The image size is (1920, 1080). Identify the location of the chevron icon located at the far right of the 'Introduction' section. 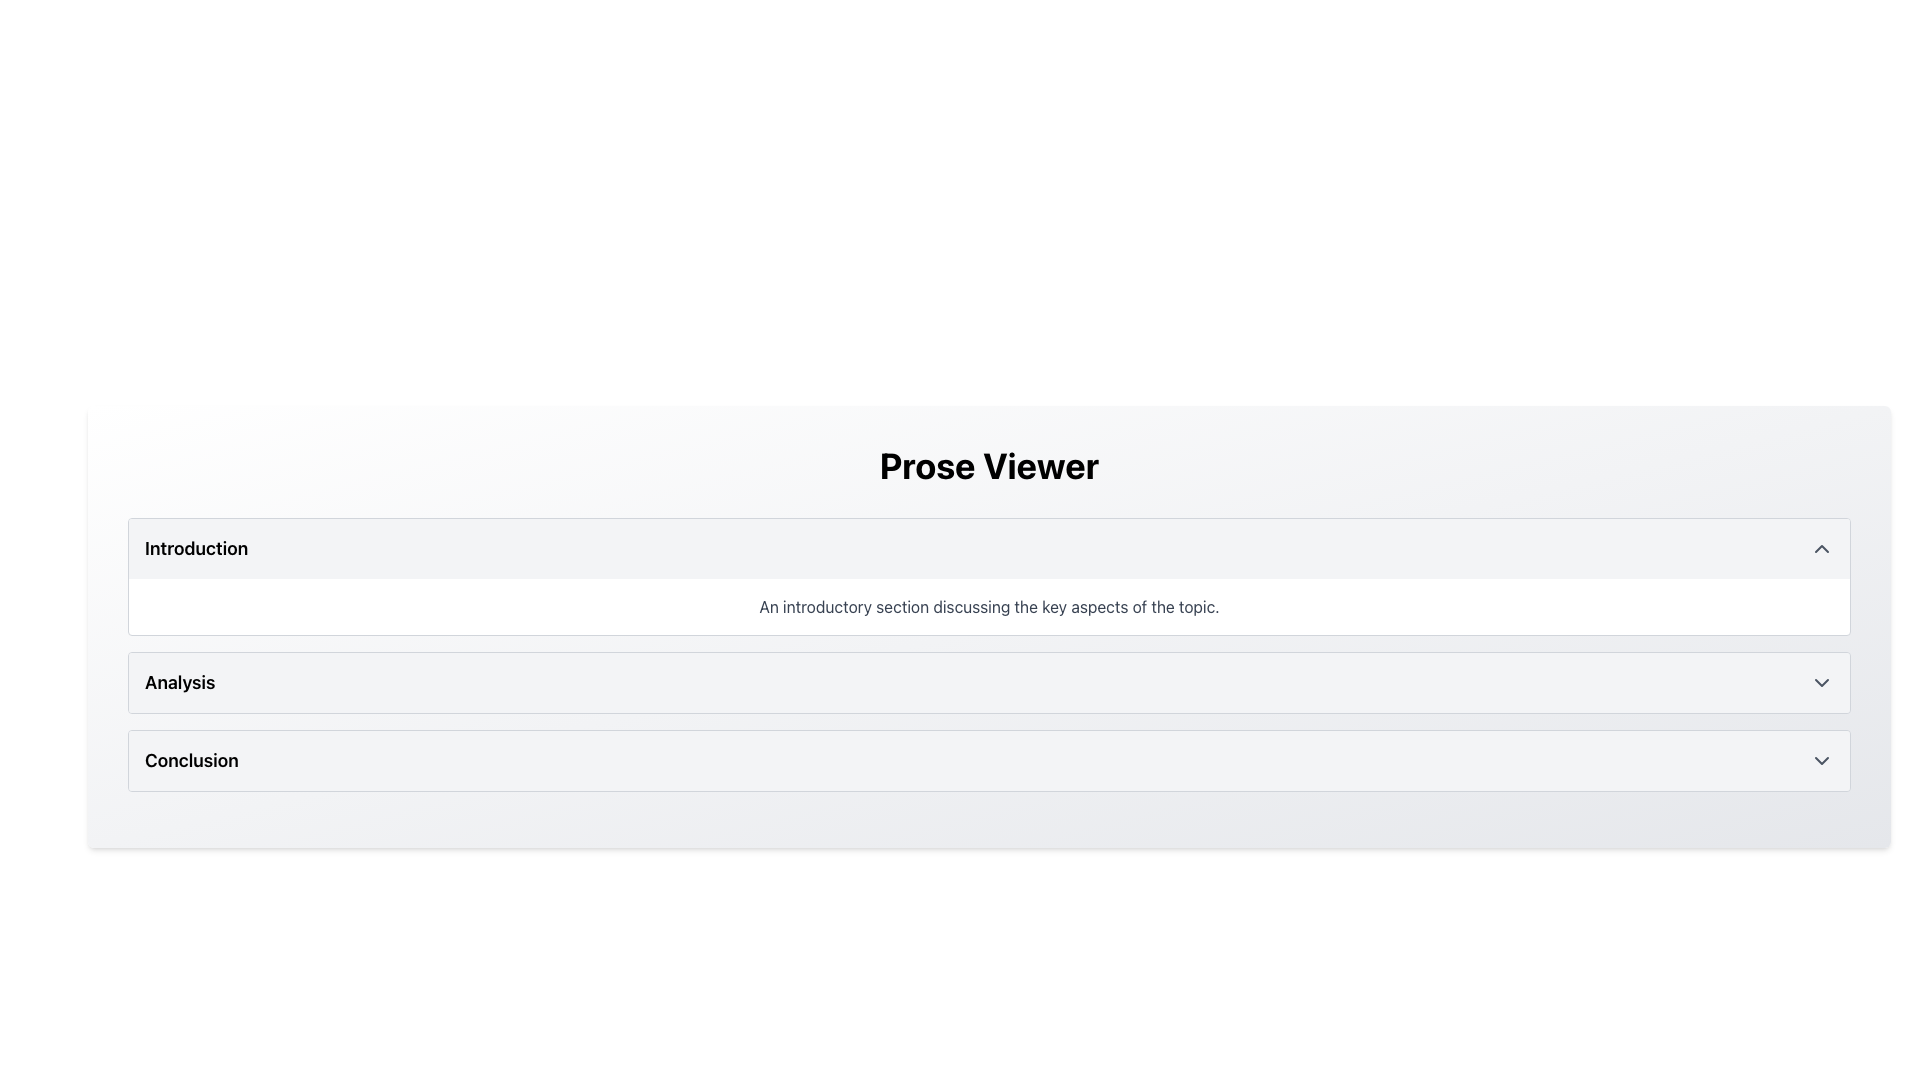
(1822, 548).